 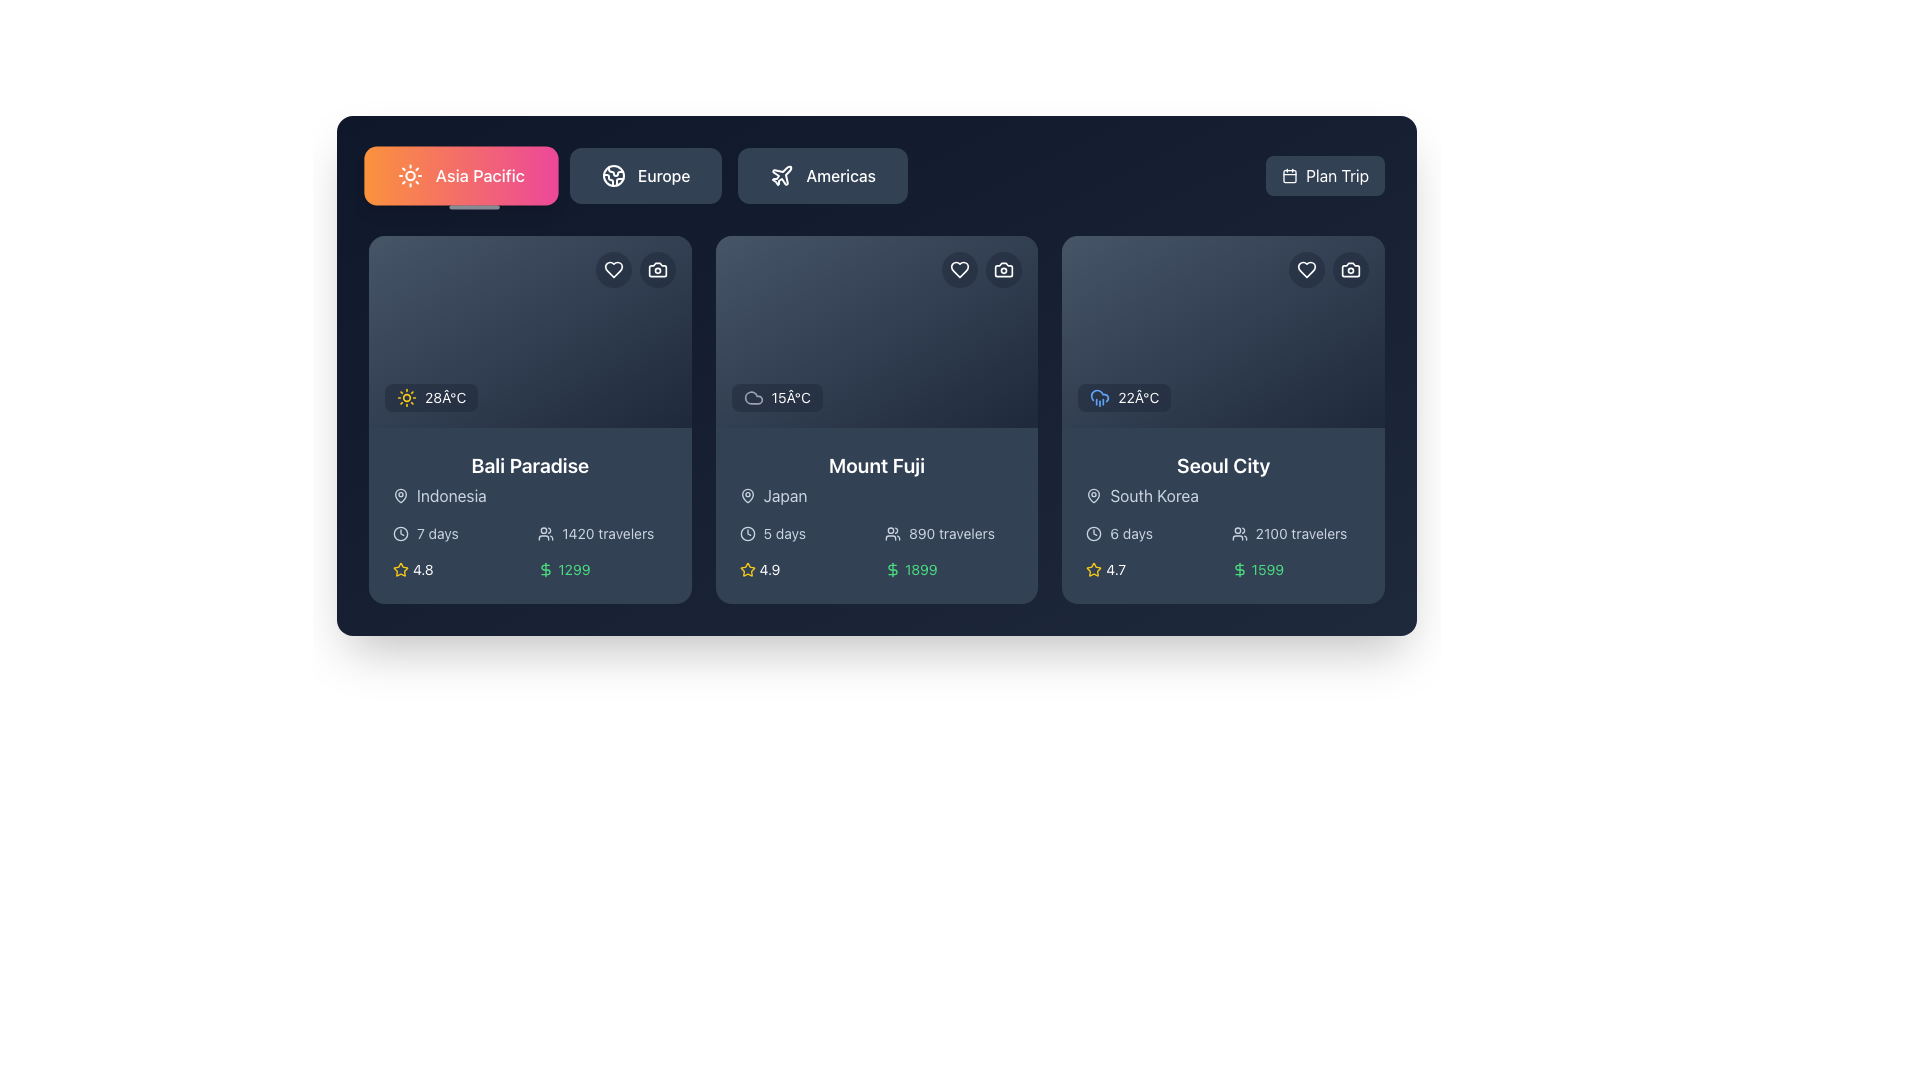 I want to click on the camera icon located in the top right corner of the 'Seoul City' card, which serves as an action button for uploading or viewing photos, so click(x=1350, y=270).